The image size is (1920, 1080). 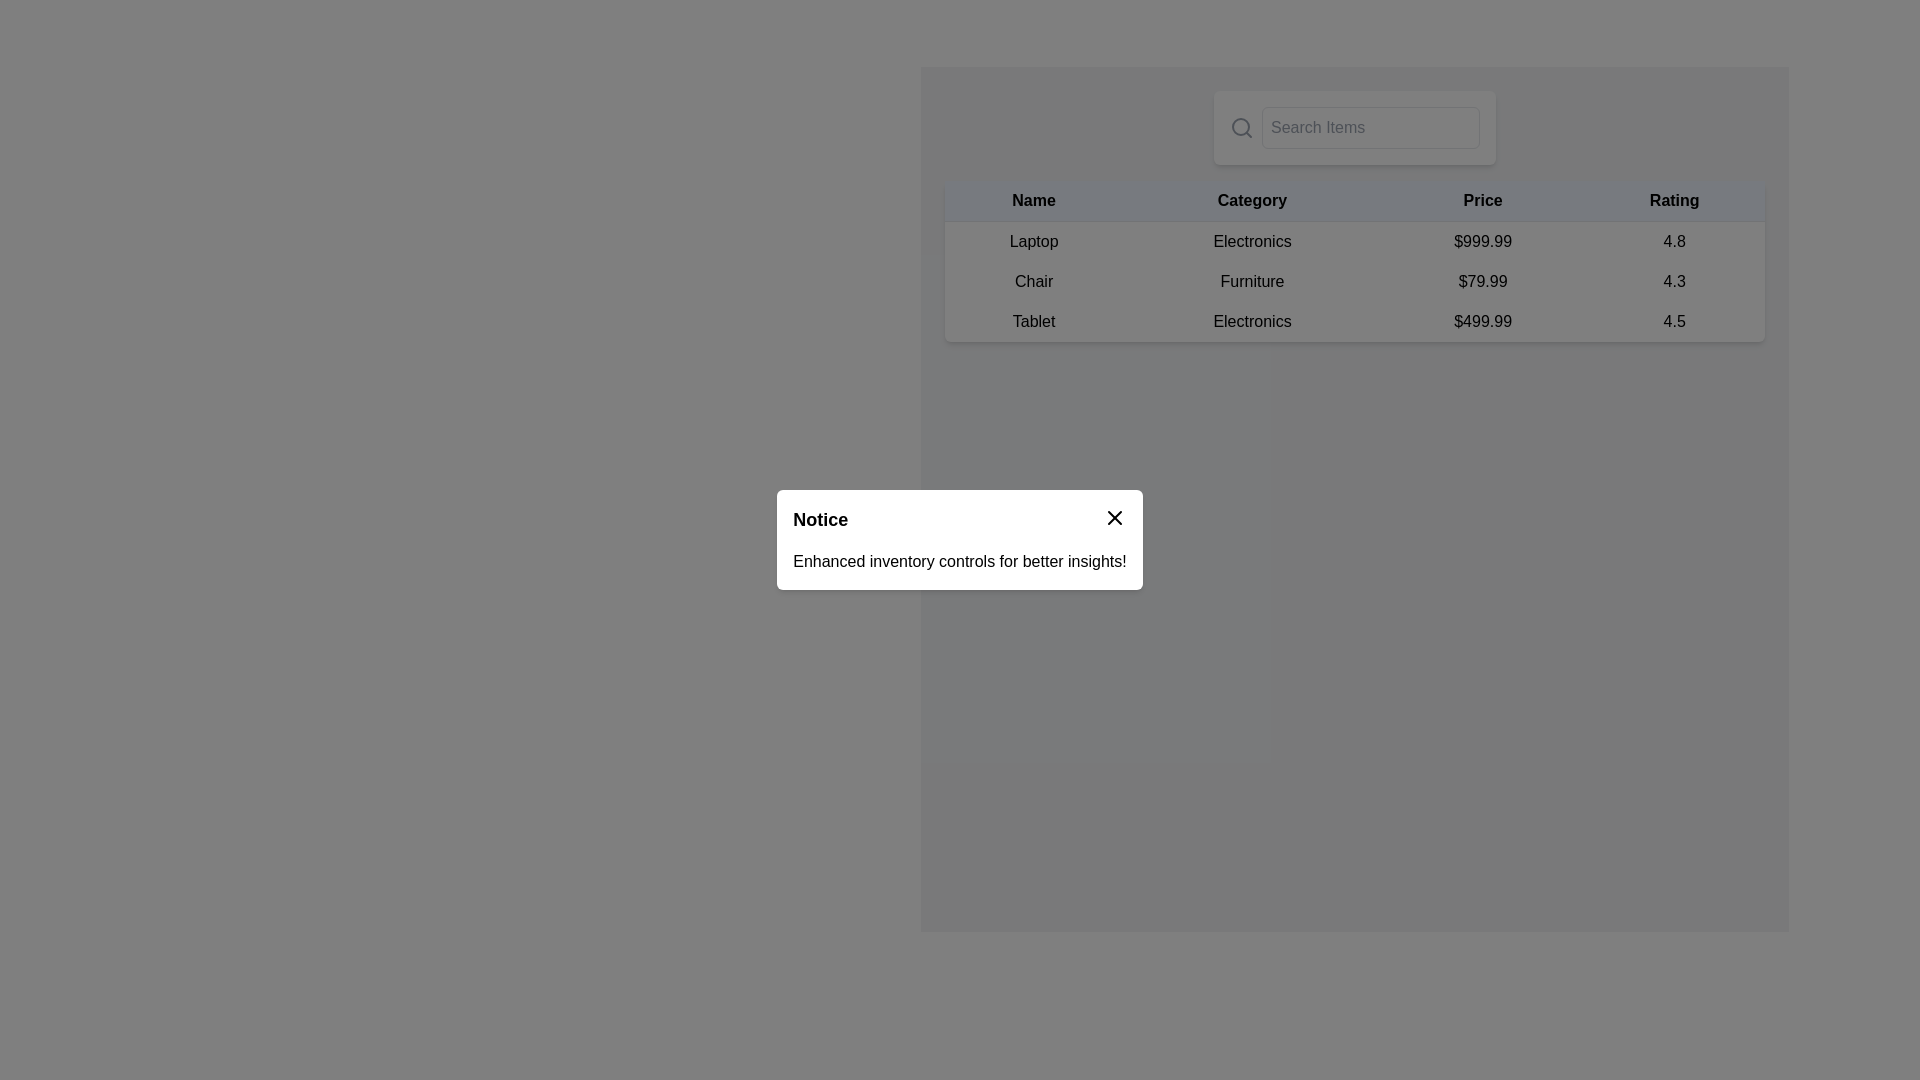 I want to click on the static text label that displays 'Electronics', located in the second cell under the 'Category' column of the row starting with 'Laptop', so click(x=1251, y=240).